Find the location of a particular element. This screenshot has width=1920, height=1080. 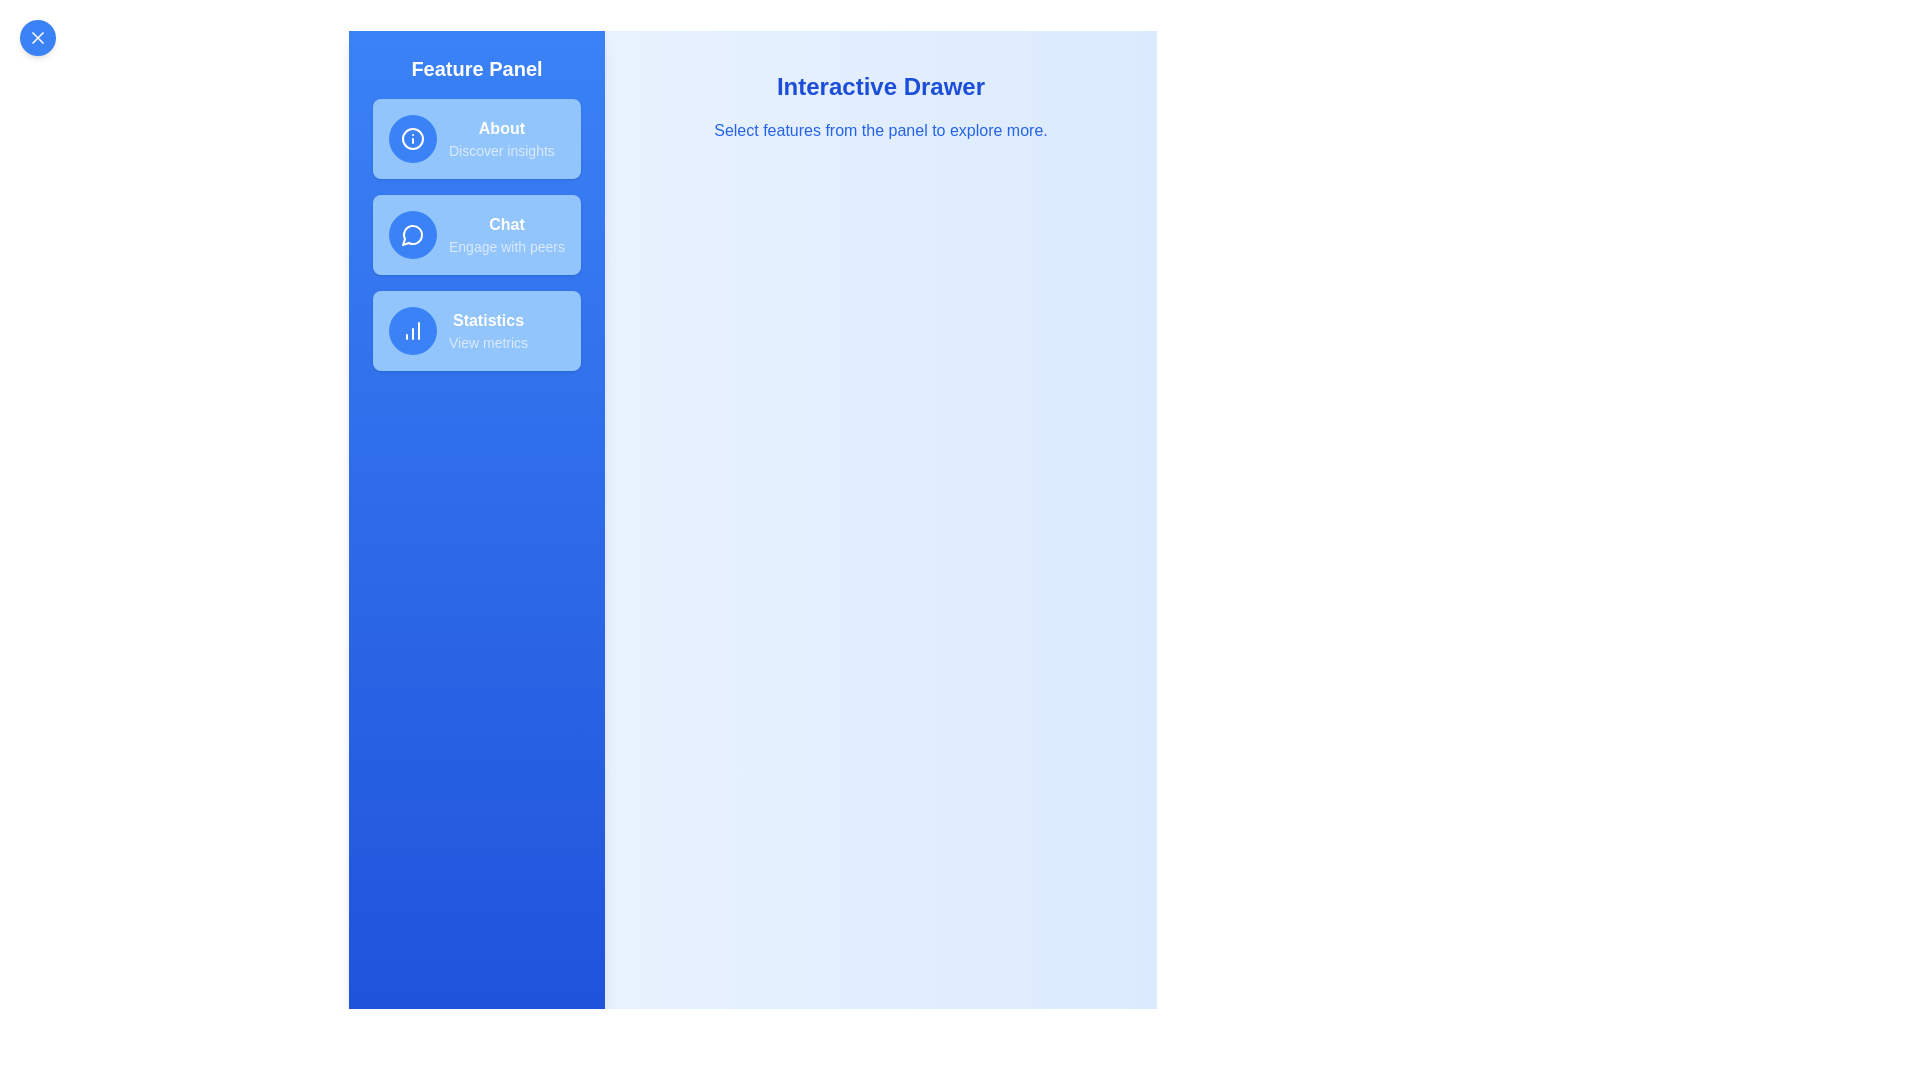

the toggle button to toggle the drawer open or closed is located at coordinates (38, 38).